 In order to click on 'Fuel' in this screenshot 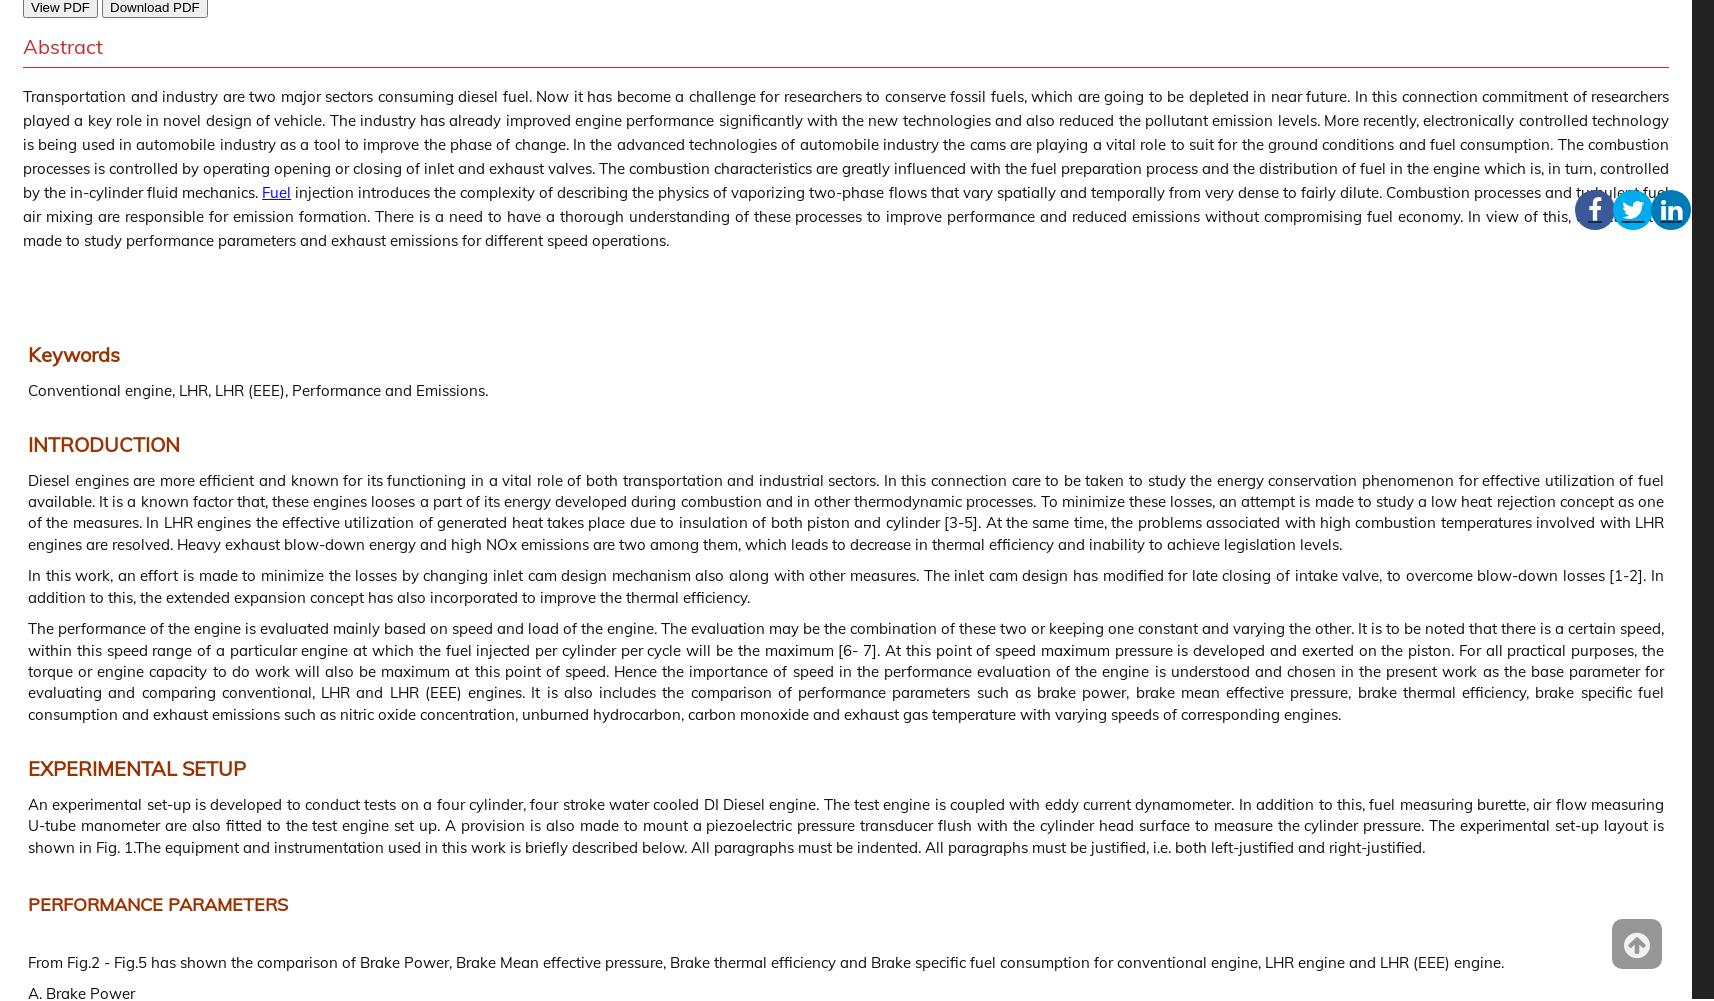, I will do `click(276, 192)`.